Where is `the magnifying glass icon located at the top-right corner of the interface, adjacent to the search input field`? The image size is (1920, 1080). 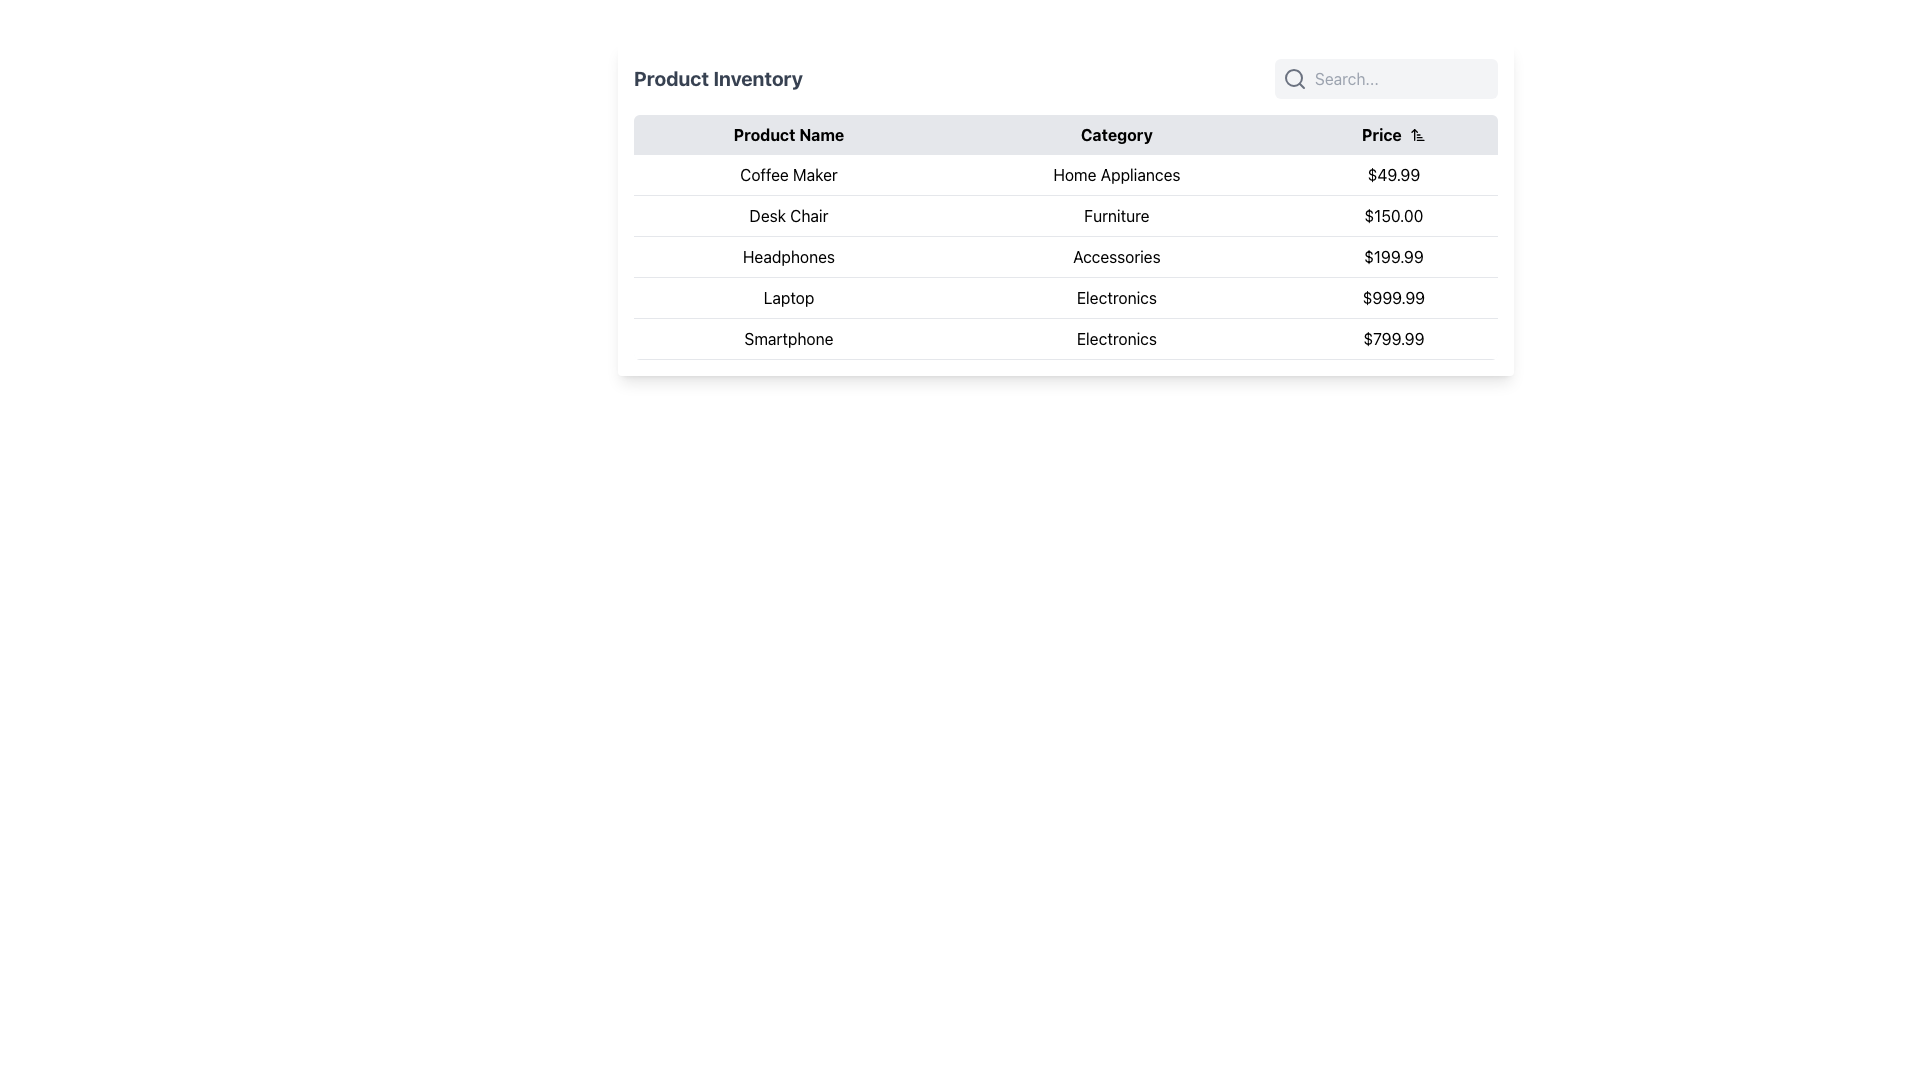 the magnifying glass icon located at the top-right corner of the interface, adjacent to the search input field is located at coordinates (1295, 77).